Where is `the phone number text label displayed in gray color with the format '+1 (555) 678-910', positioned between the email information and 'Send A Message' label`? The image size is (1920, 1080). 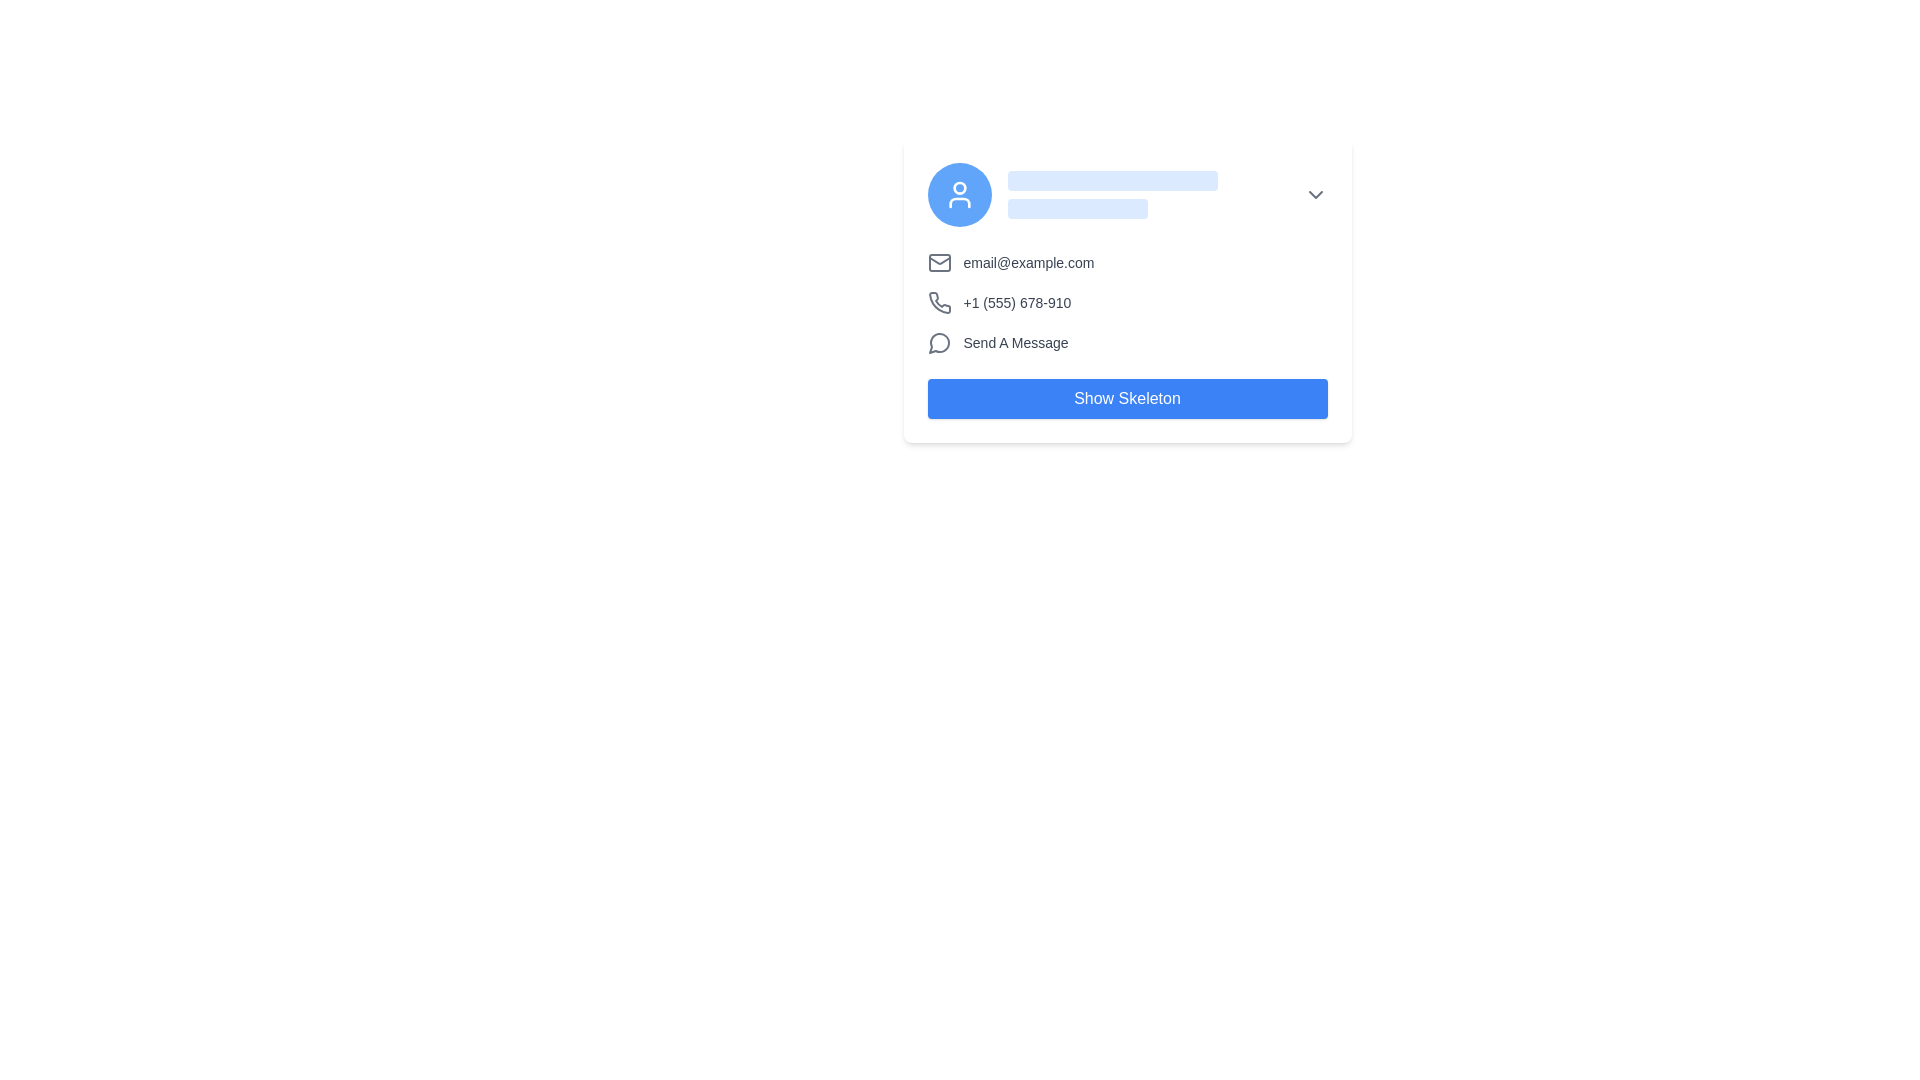 the phone number text label displayed in gray color with the format '+1 (555) 678-910', positioned between the email information and 'Send A Message' label is located at coordinates (1017, 303).